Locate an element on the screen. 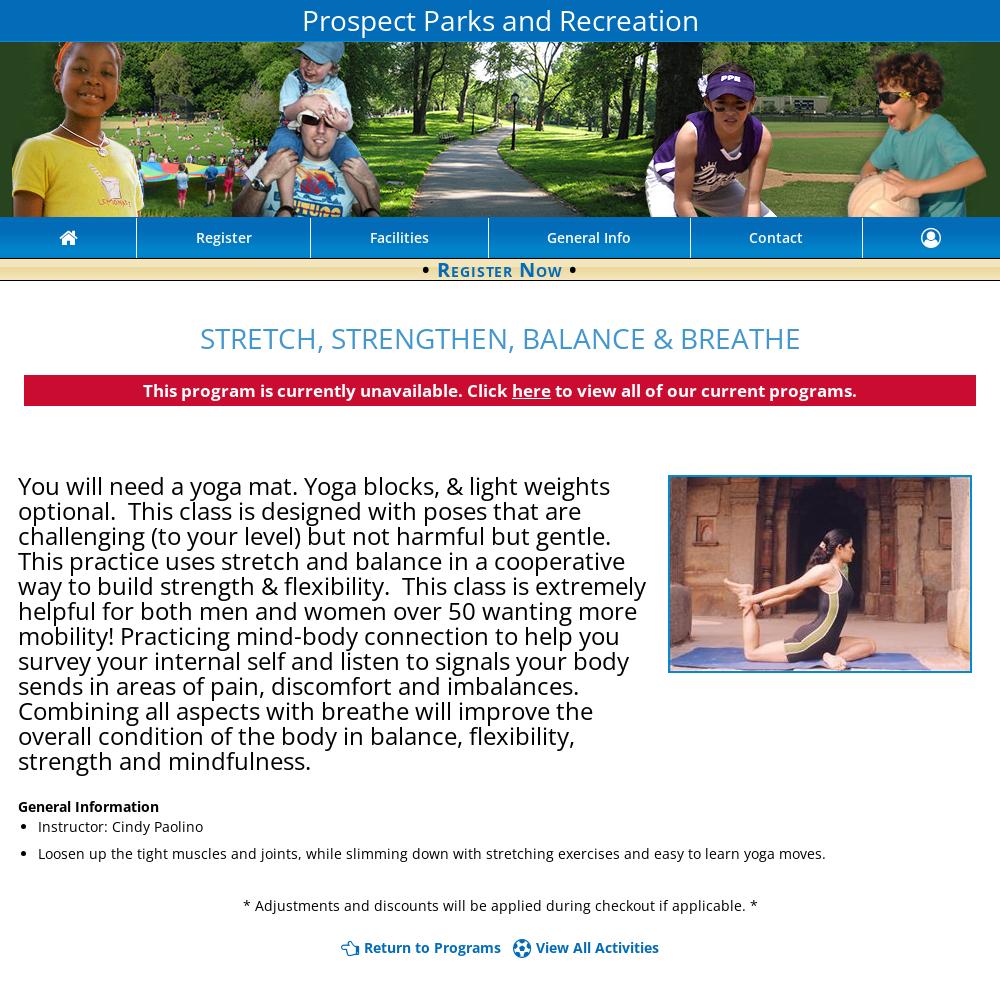  'Contact' is located at coordinates (748, 236).